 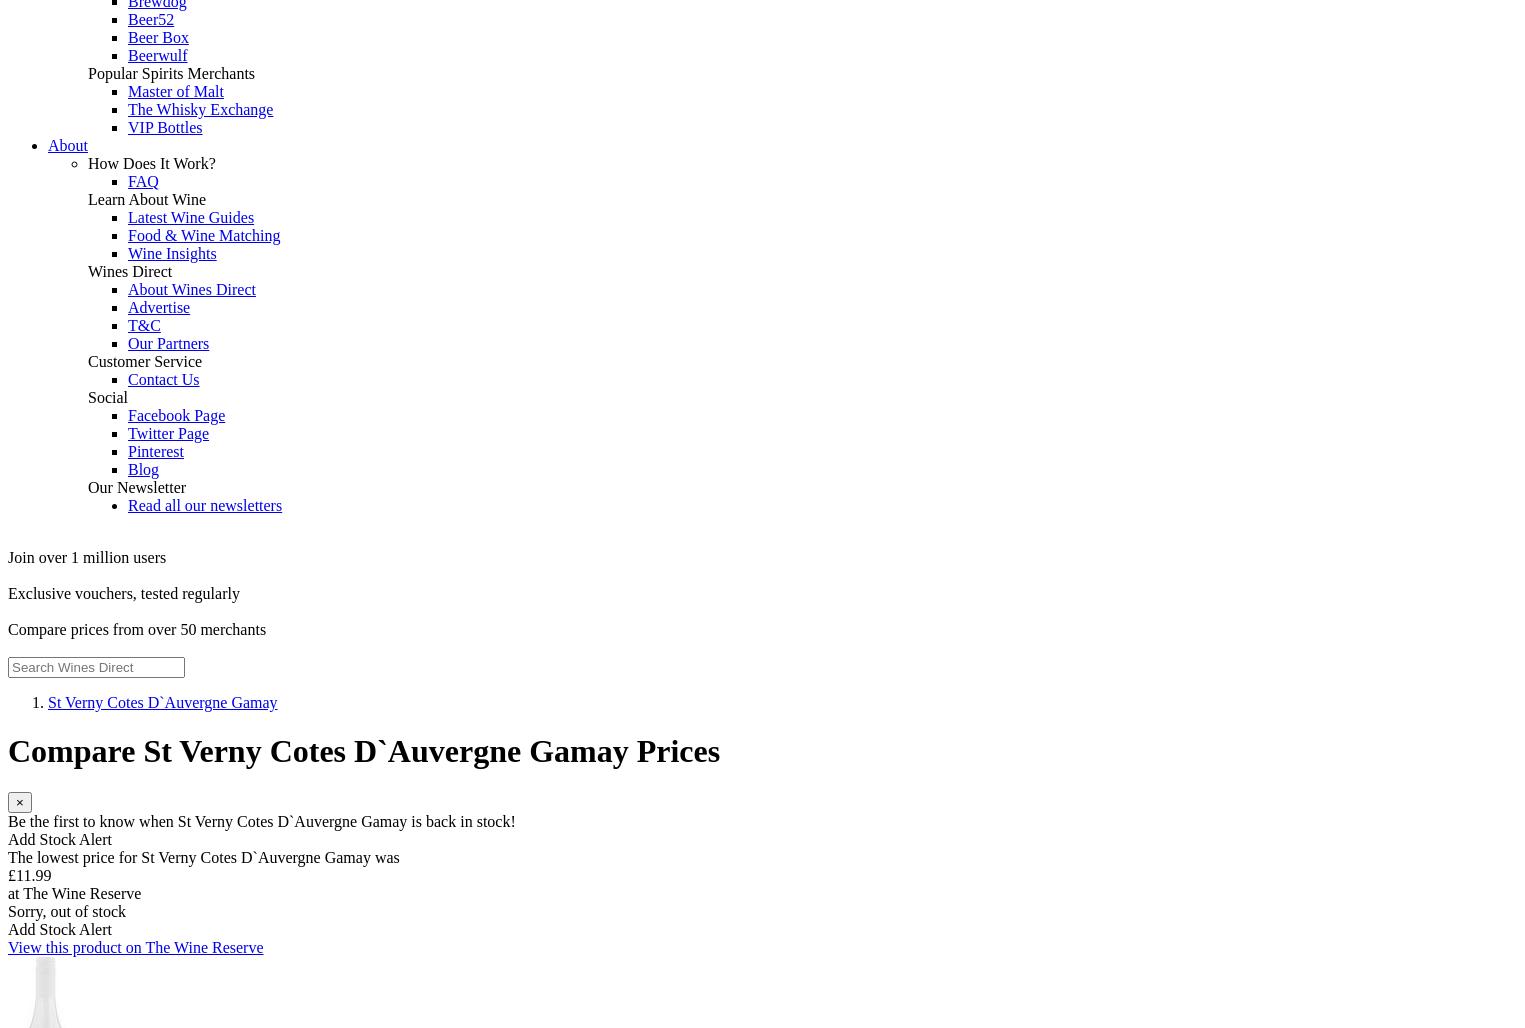 What do you see at coordinates (144, 360) in the screenshot?
I see `'Customer Service'` at bounding box center [144, 360].